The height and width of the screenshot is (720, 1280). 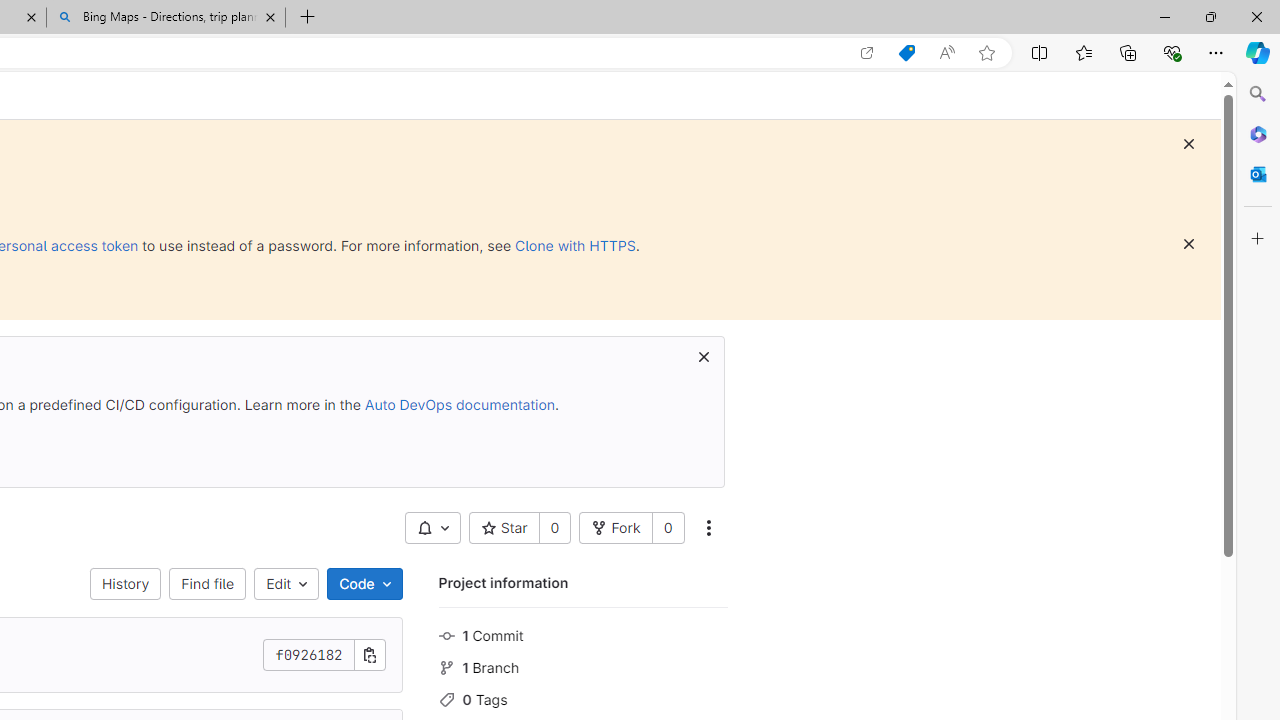 I want to click on 'Auto DevOps documentation', so click(x=458, y=404).